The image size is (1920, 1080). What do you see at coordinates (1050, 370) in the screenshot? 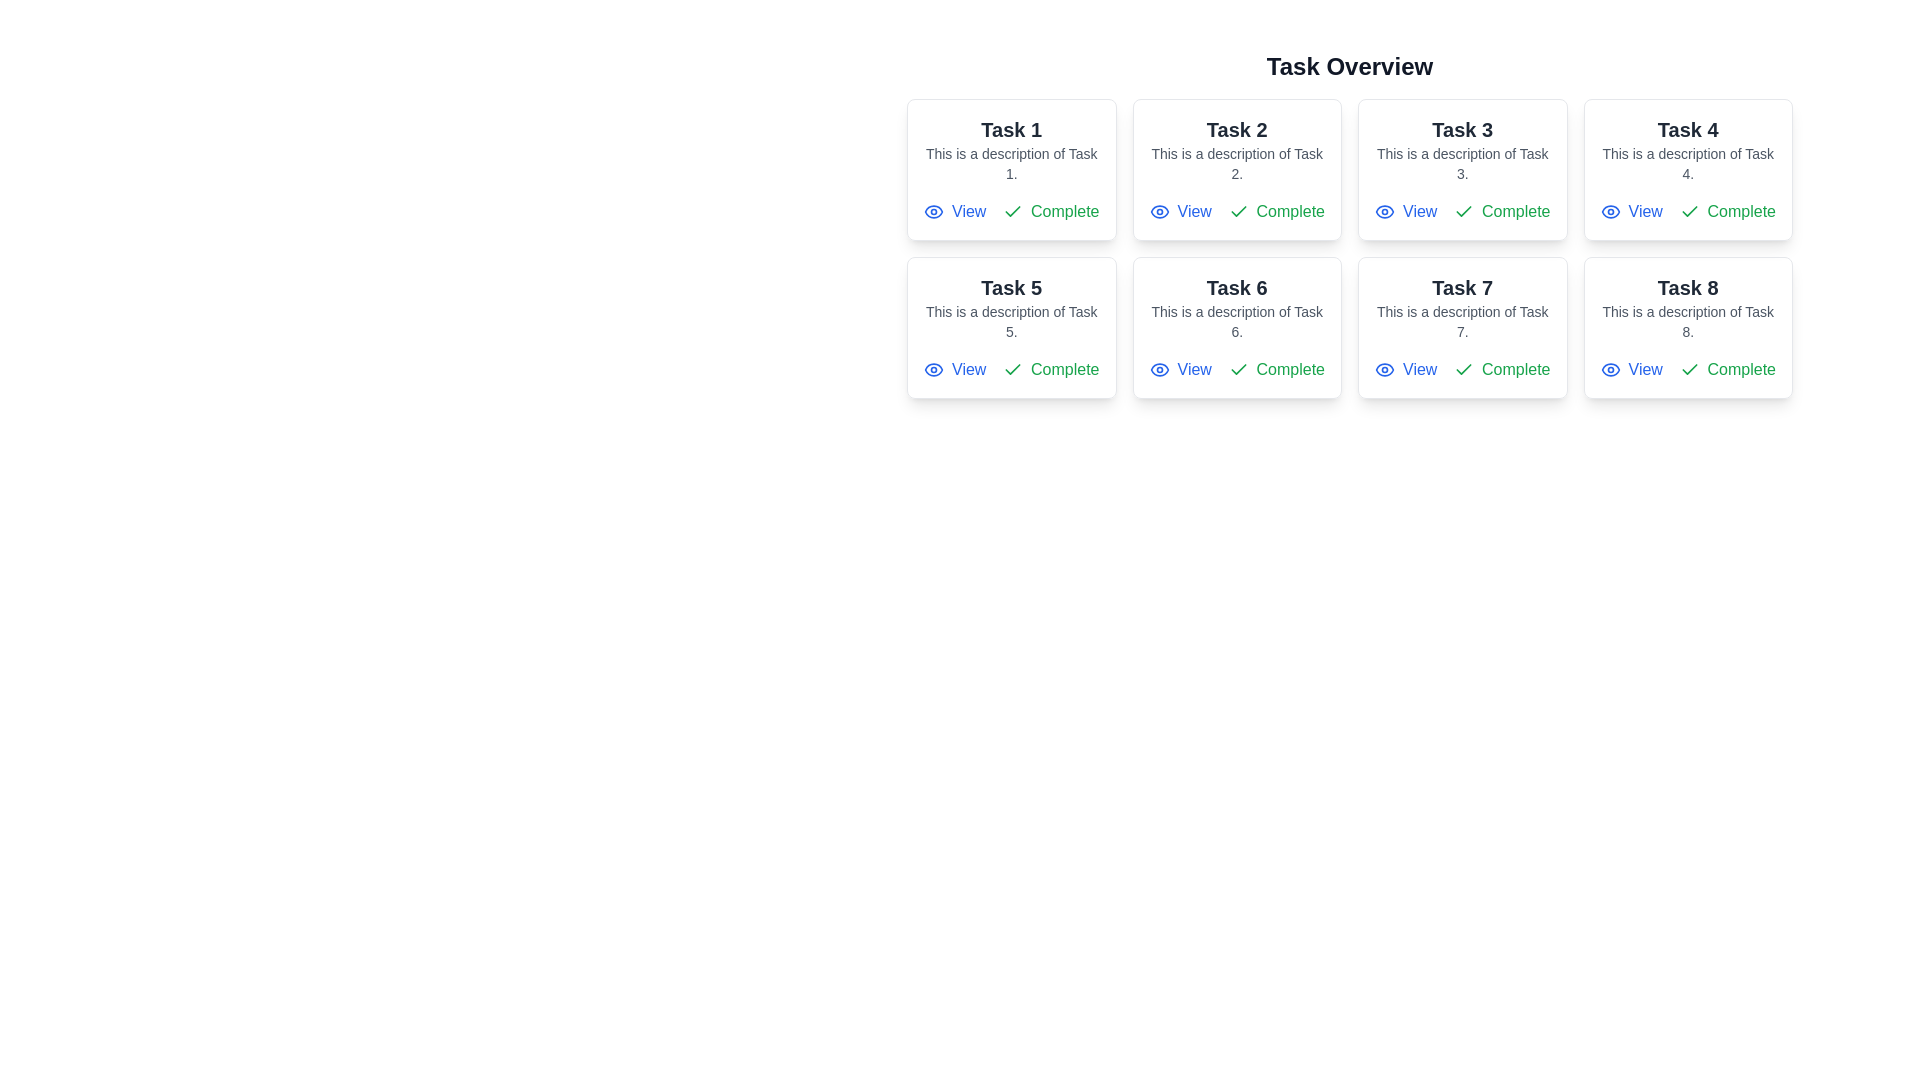
I see `the green 'Complete' label with a checkmark icon, located` at bounding box center [1050, 370].